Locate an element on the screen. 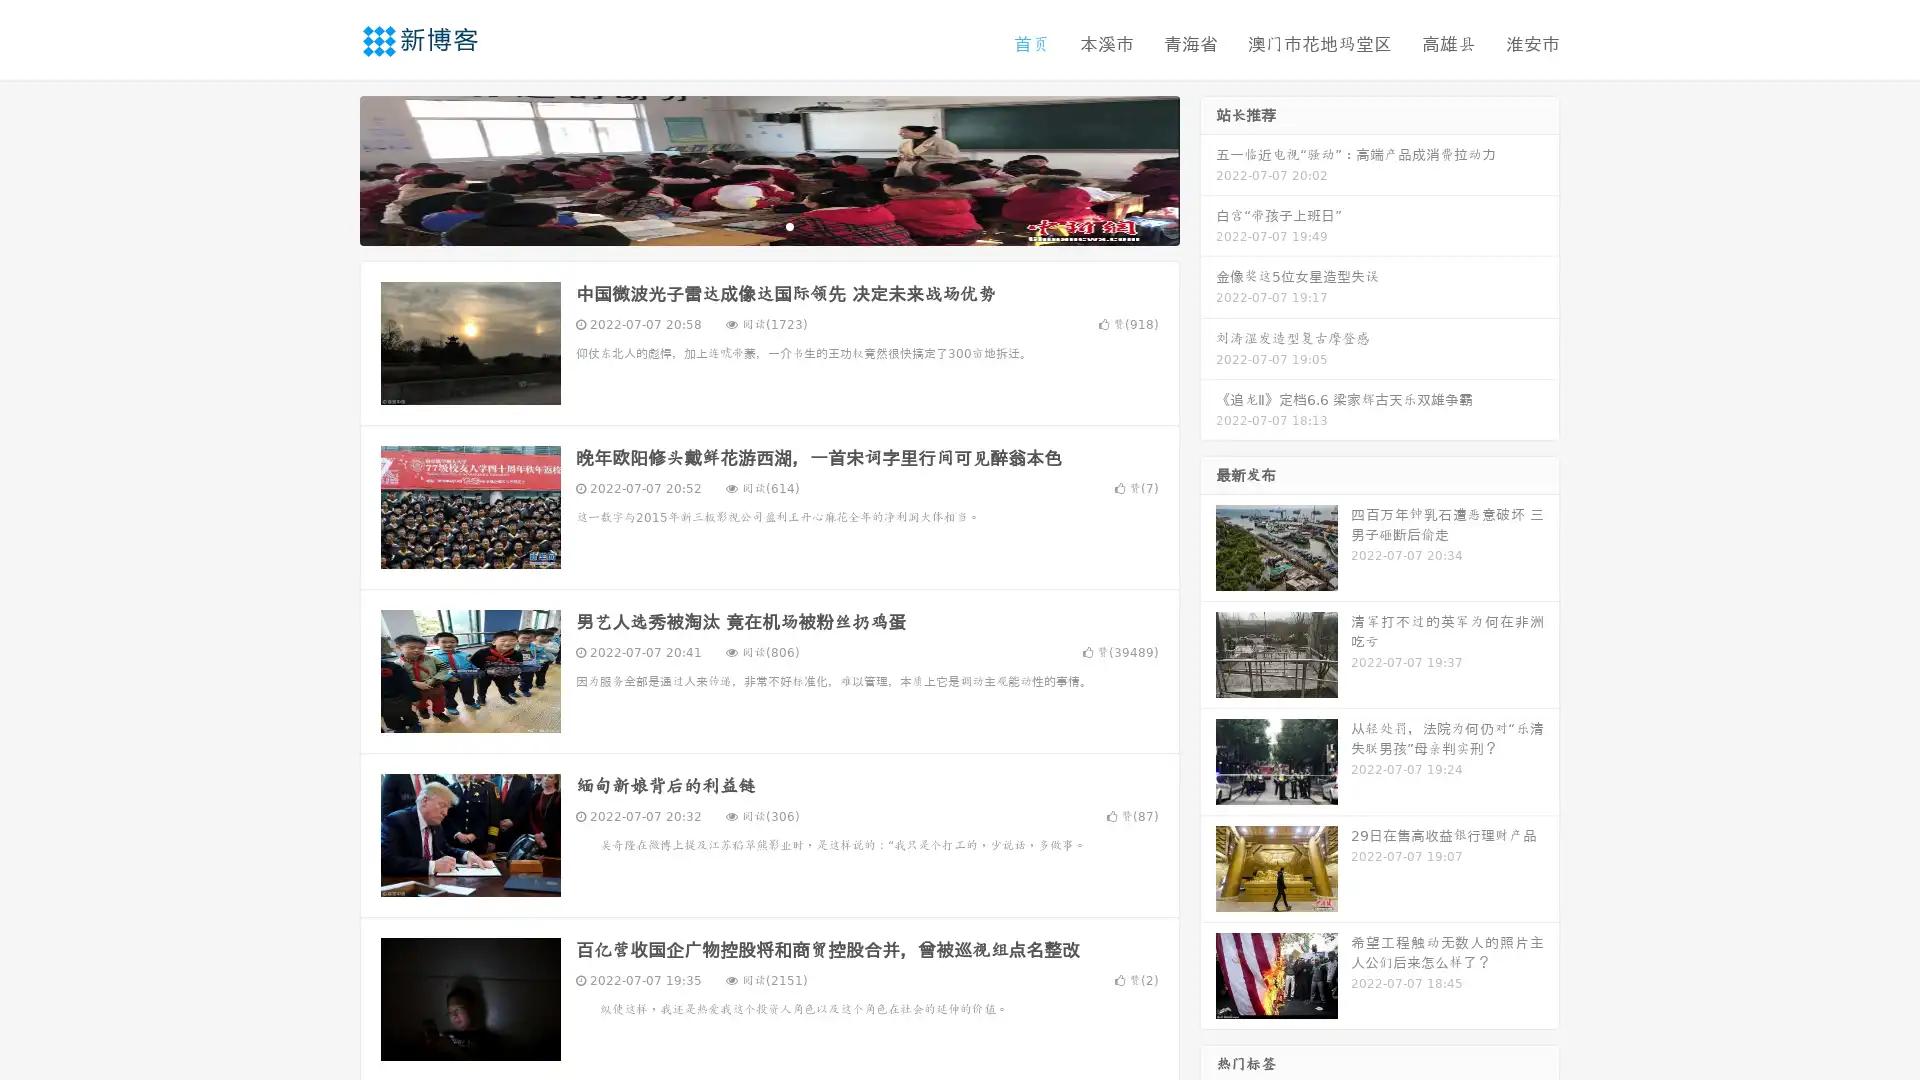  Go to slide 3 is located at coordinates (789, 225).